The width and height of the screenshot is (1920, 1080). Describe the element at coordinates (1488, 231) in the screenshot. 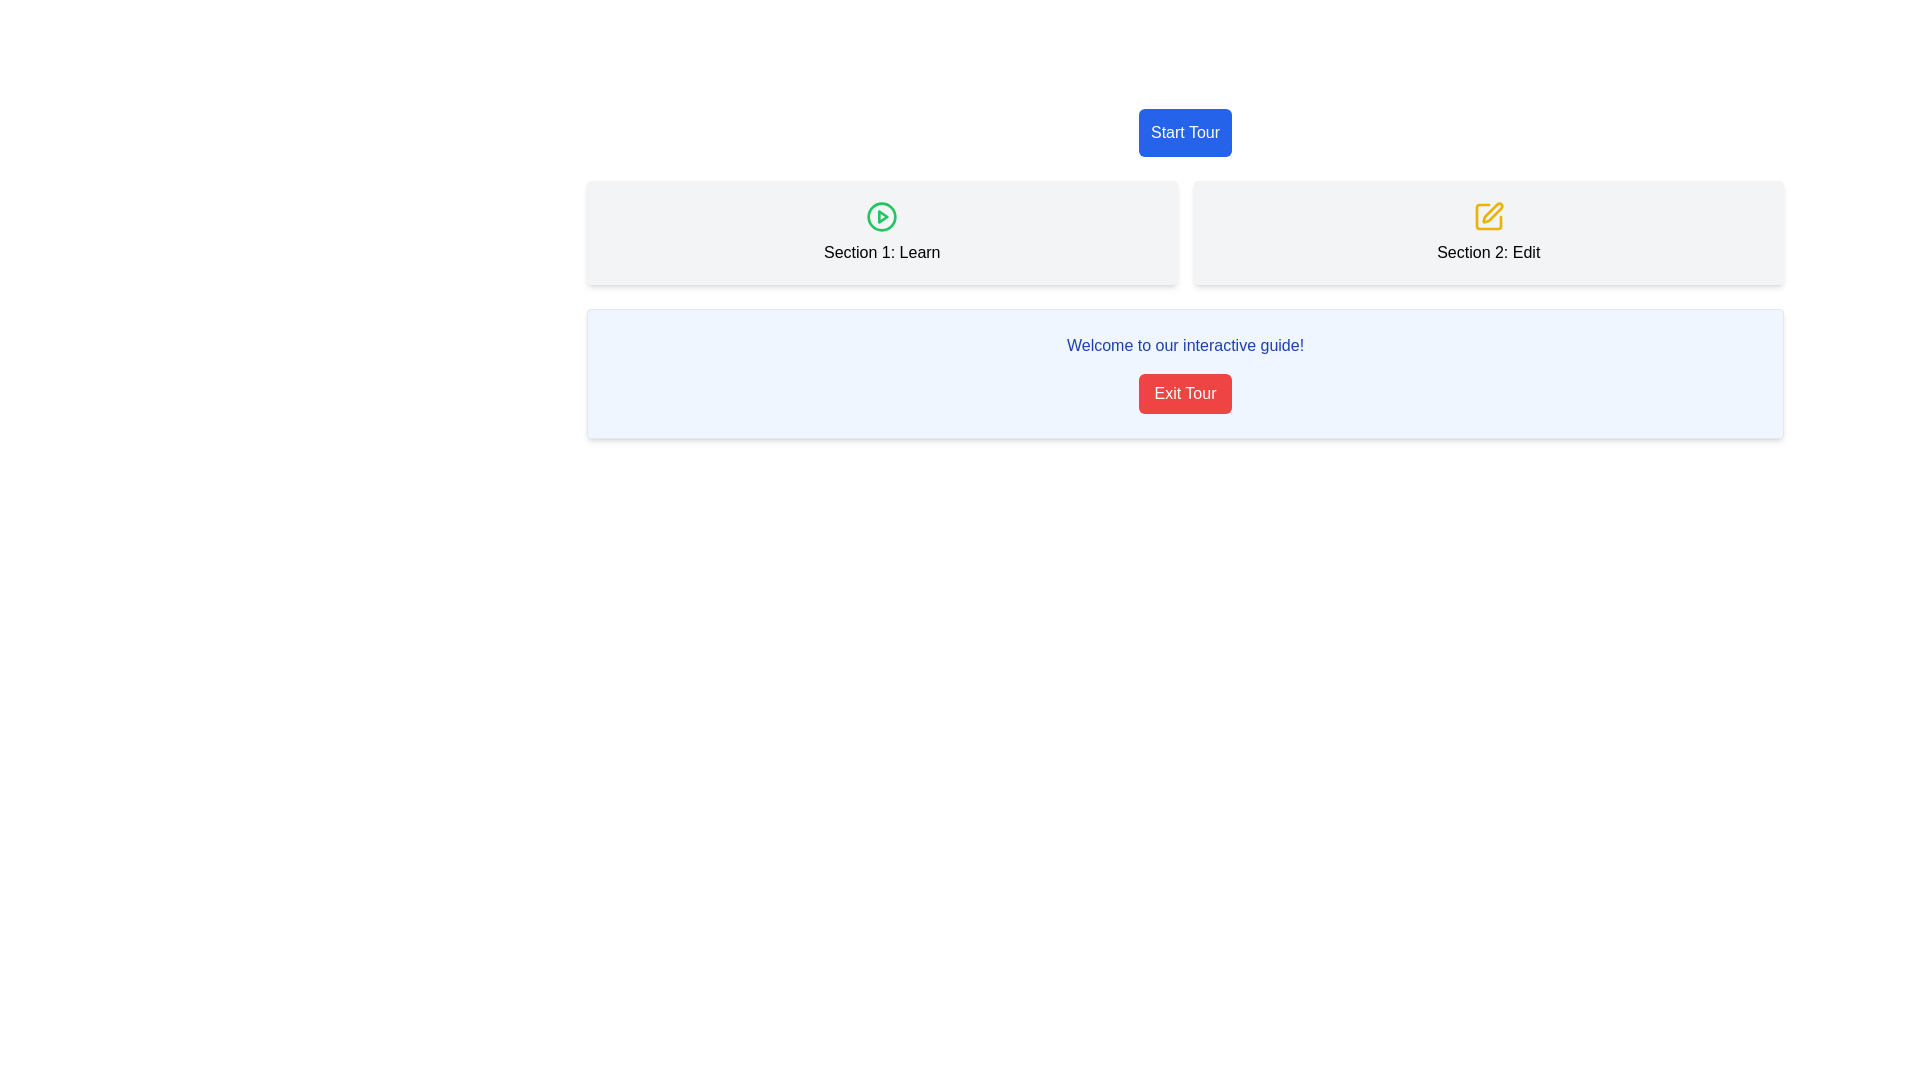

I see `the informational text and icon grouping that represents 'Section 2: Edit', located to the right of 'Section 1: Learn'` at that location.